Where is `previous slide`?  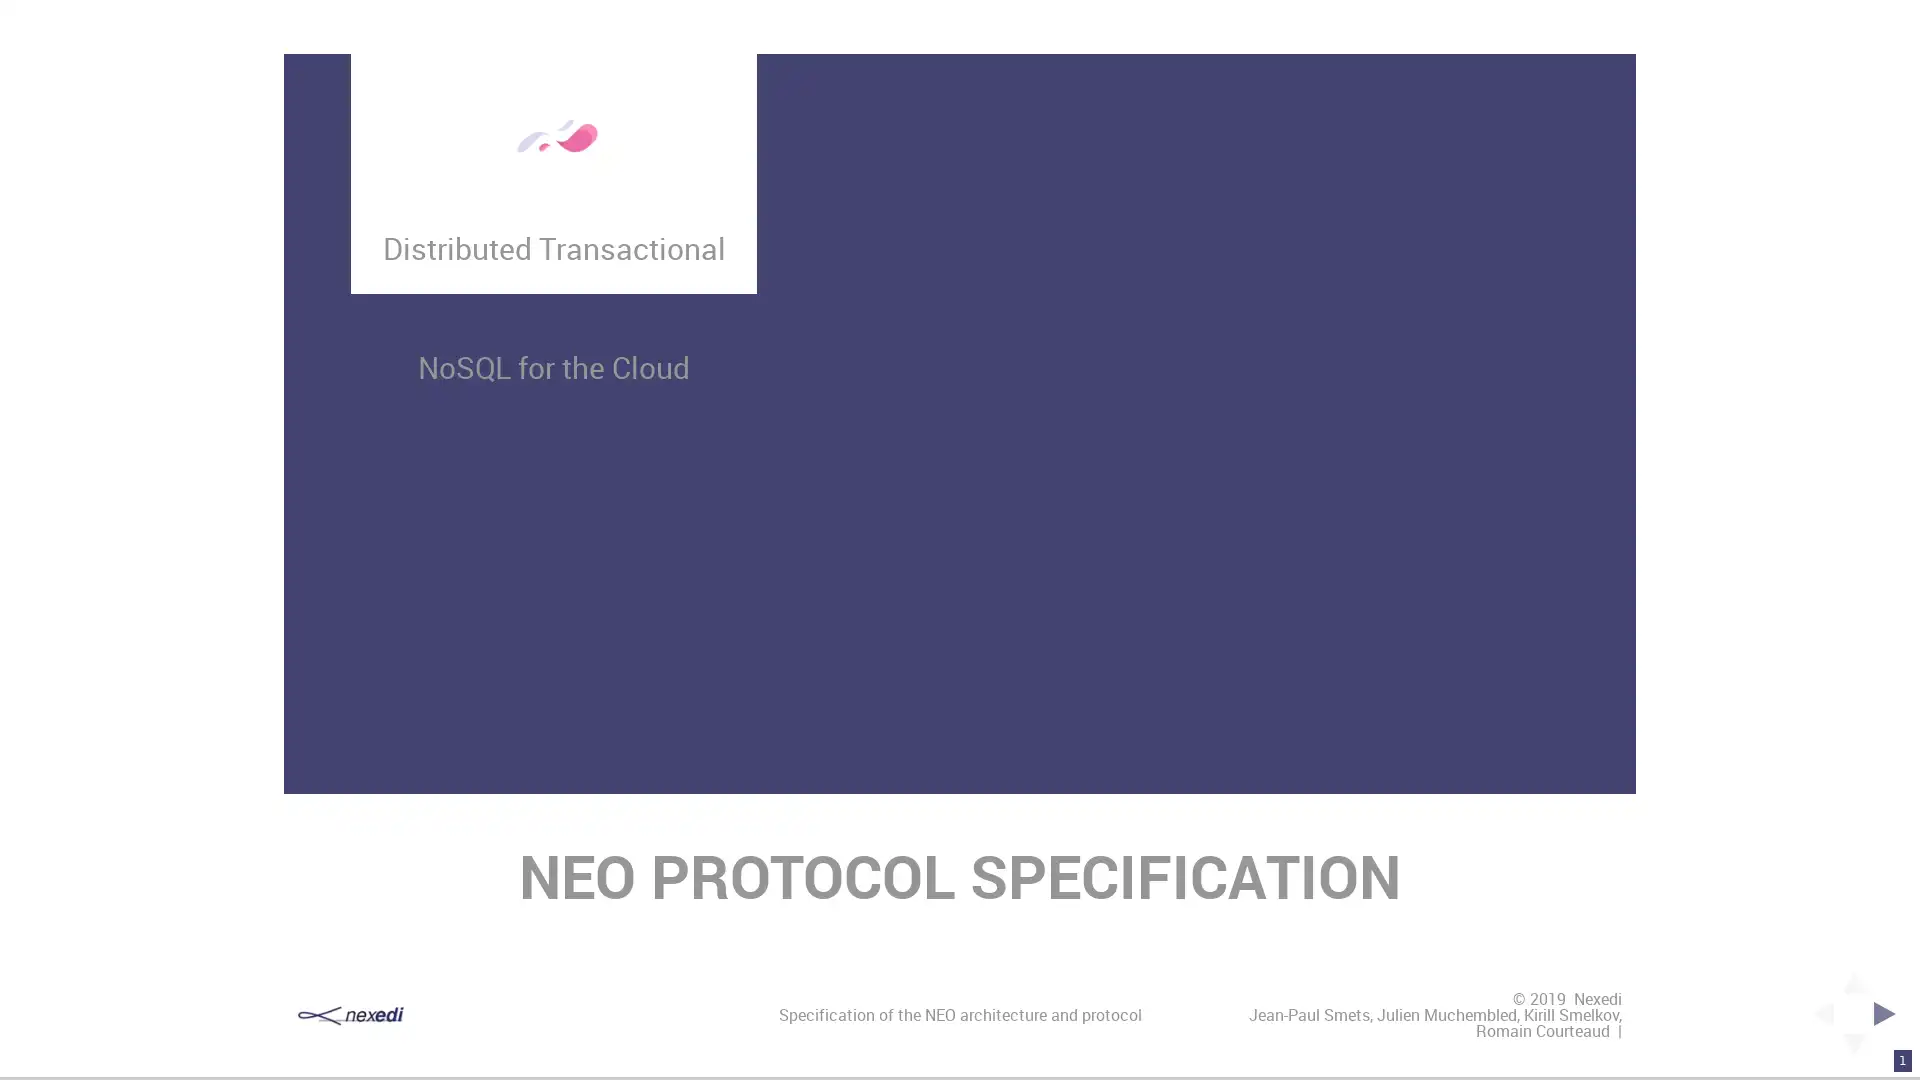
previous slide is located at coordinates (1816, 1013).